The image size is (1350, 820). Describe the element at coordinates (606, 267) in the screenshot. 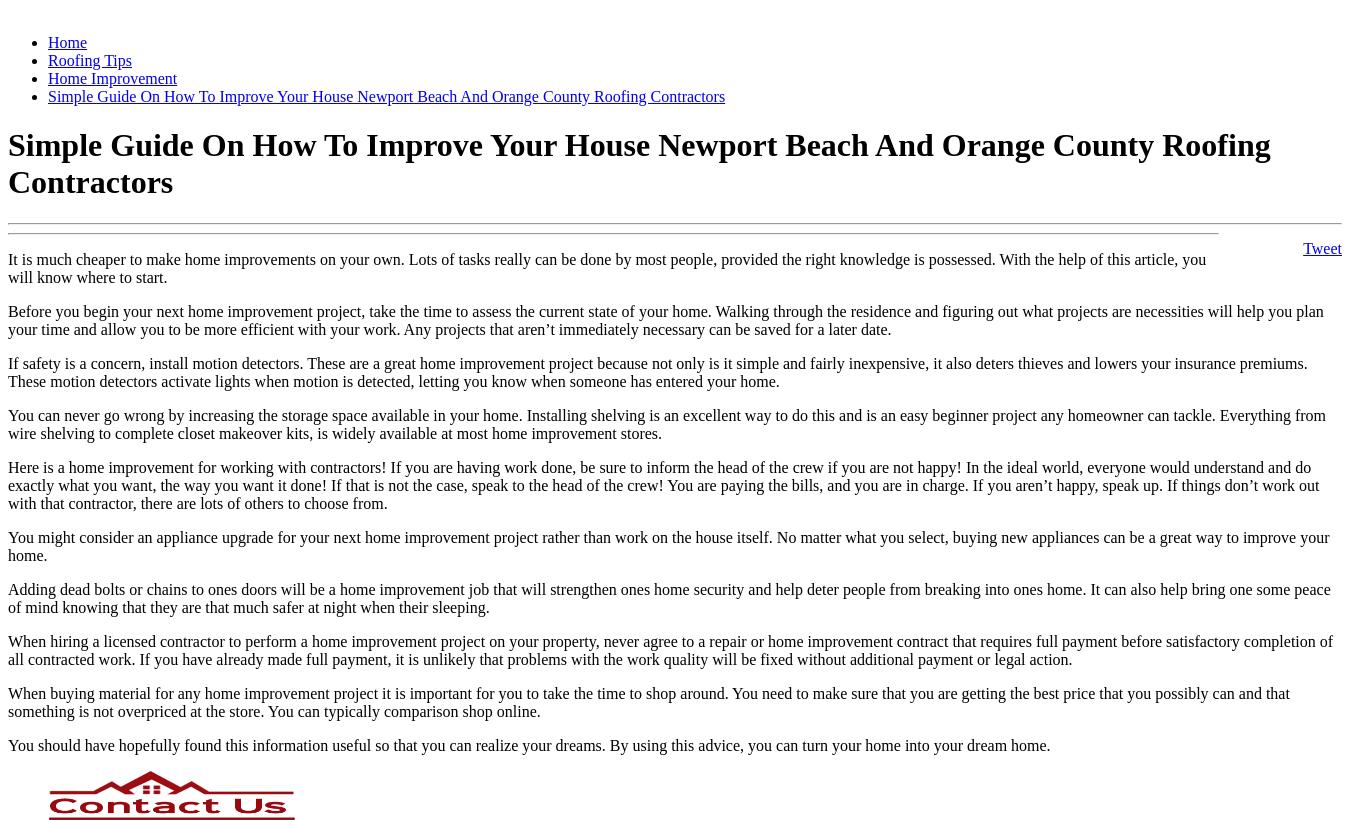

I see `'It is much cheaper to make home improvements on your own. Lots of tasks really can be done by most people, provided the right knowledge is possessed. With the help of this article, you will know where to start.'` at that location.